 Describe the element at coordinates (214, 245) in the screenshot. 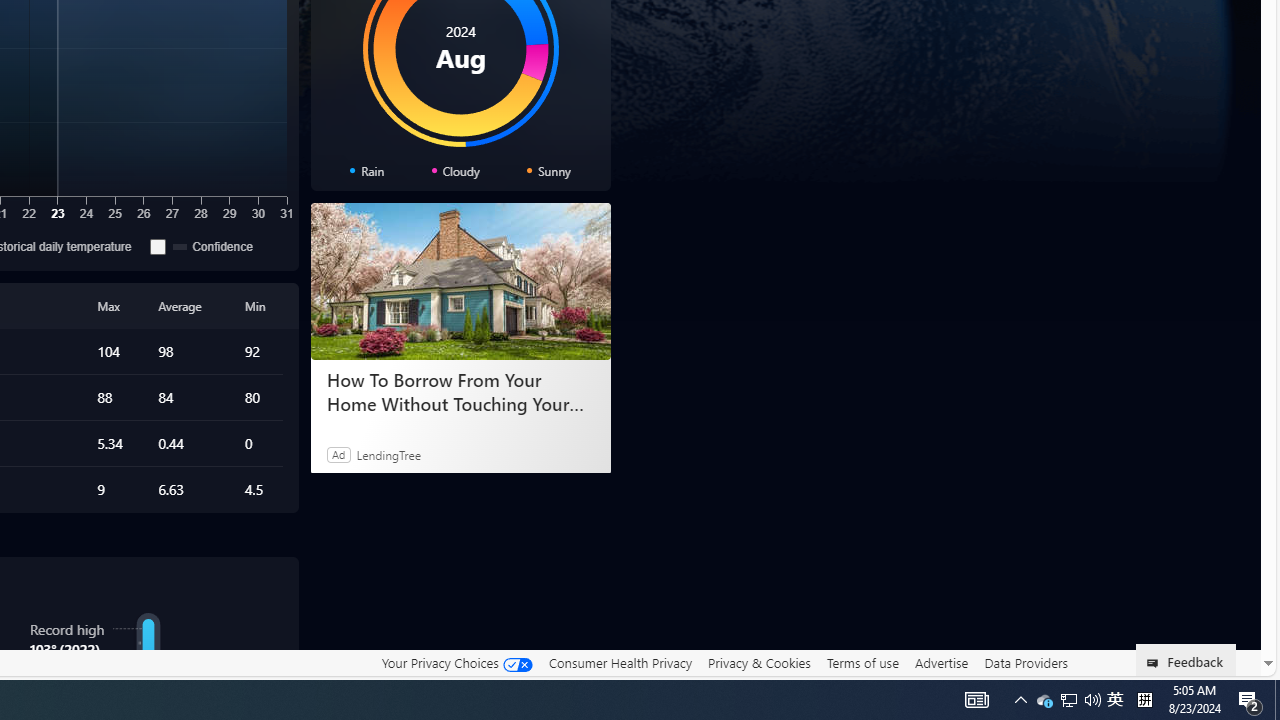

I see `'Confidence'` at that location.